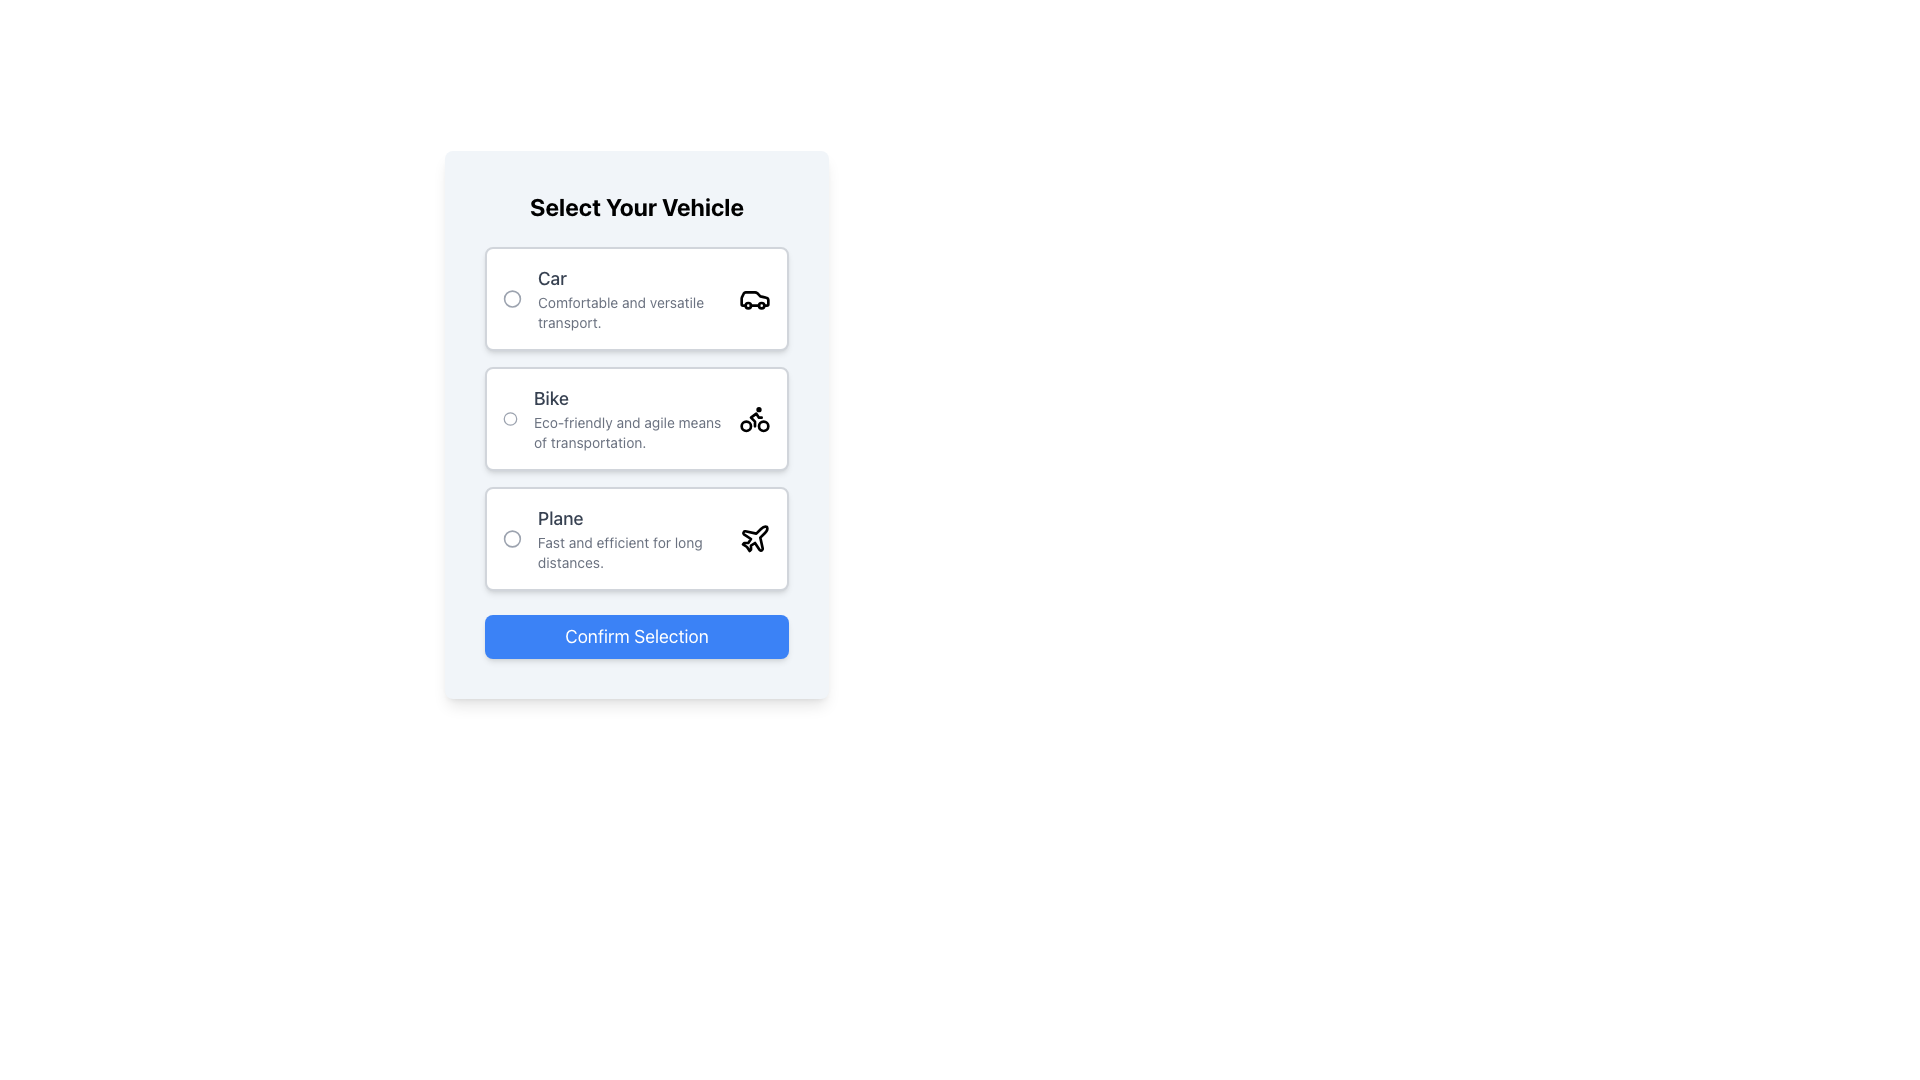 The width and height of the screenshot is (1920, 1080). Describe the element at coordinates (510, 418) in the screenshot. I see `the radio button indicator for the 'Bike' option located to the left of the text 'Bike' in the 'Select Your Vehicle' list` at that location.